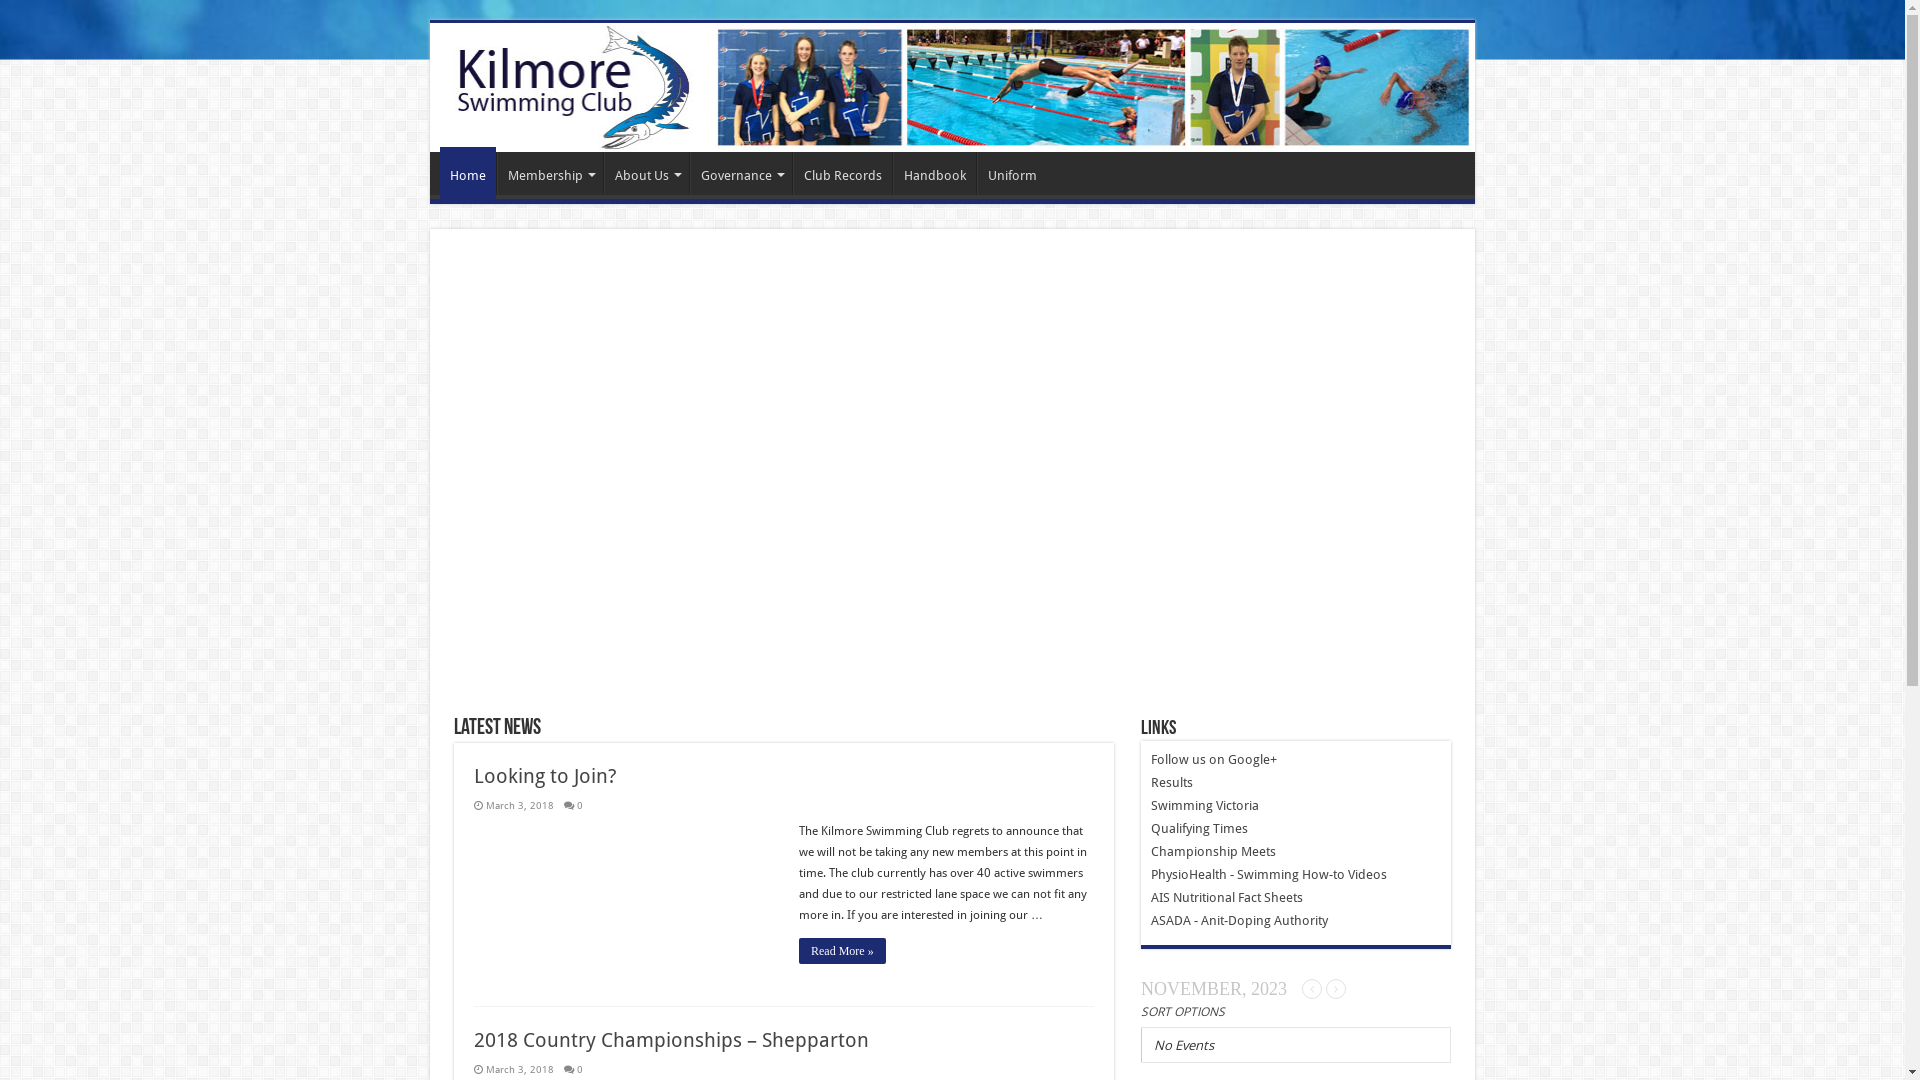 The image size is (1920, 1080). What do you see at coordinates (1212, 851) in the screenshot?
I see `'Championship Meets'` at bounding box center [1212, 851].